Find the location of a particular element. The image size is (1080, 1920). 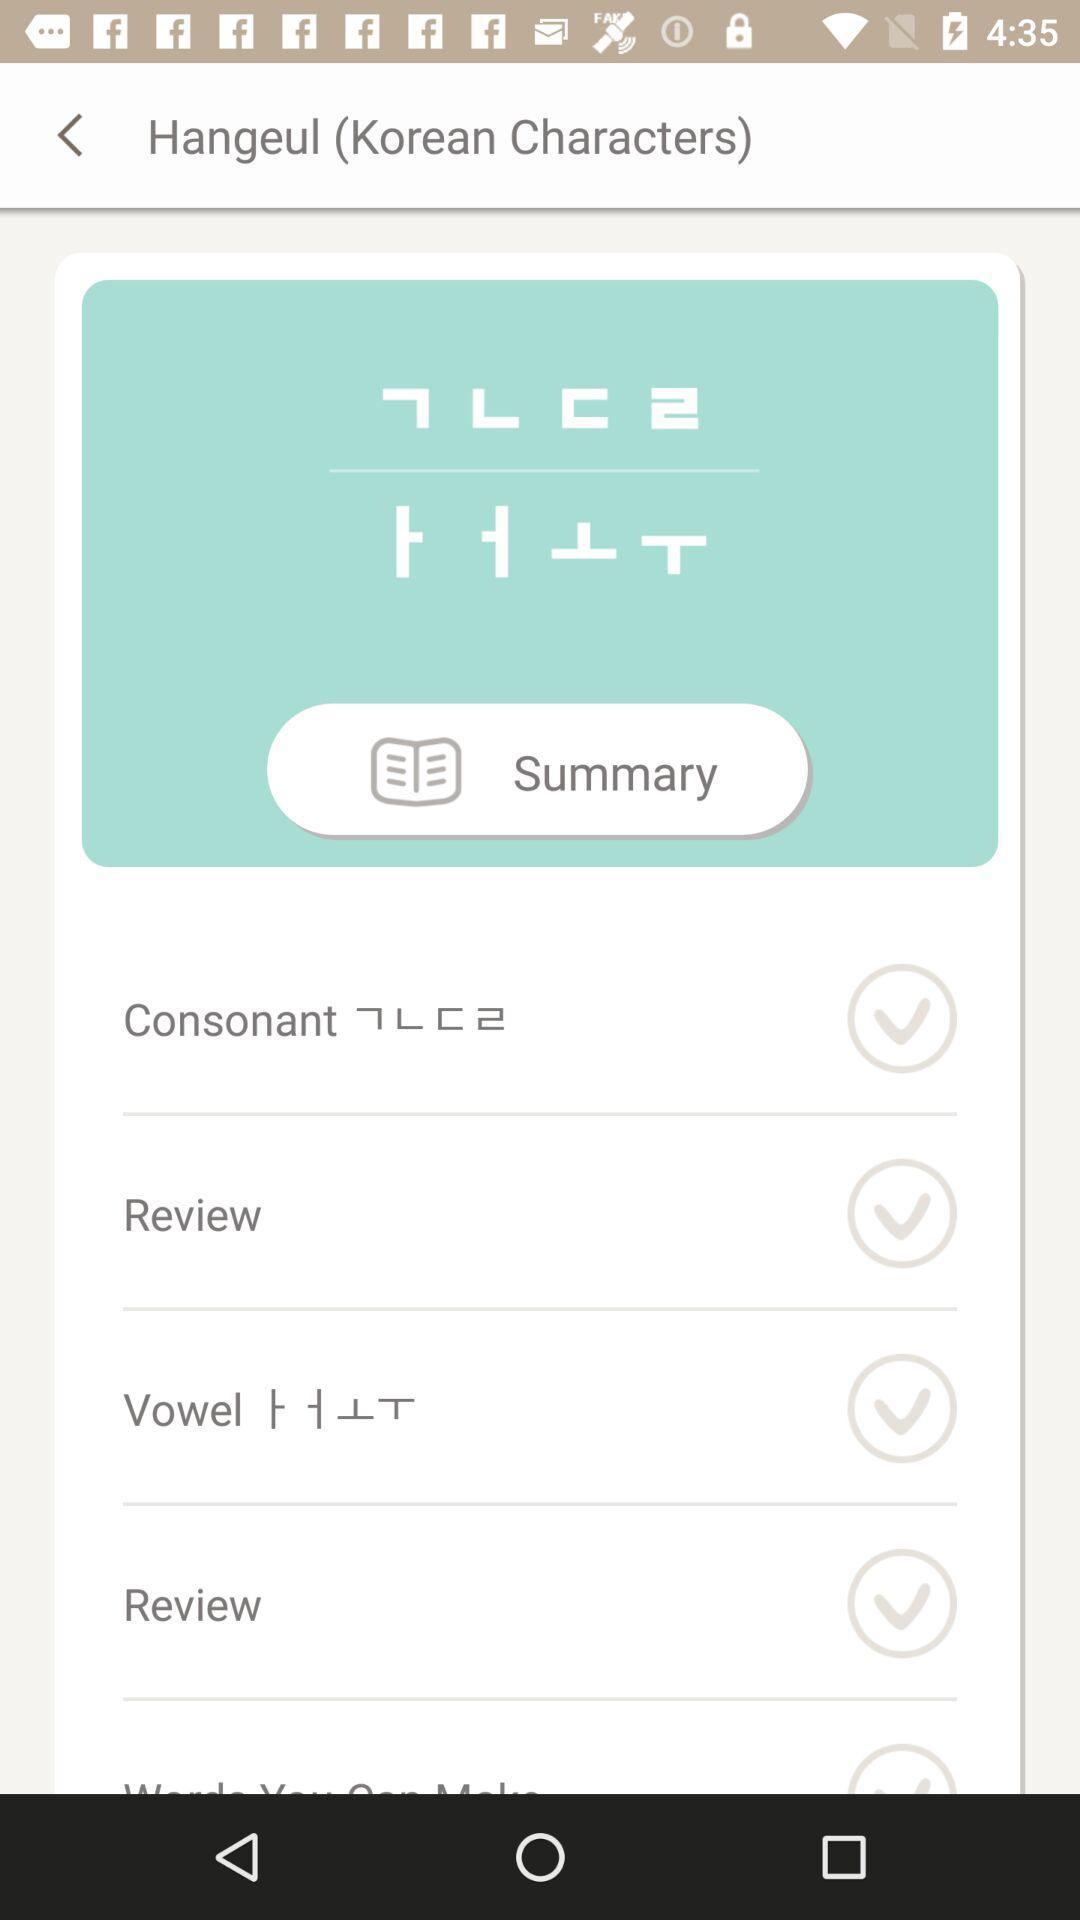

the arrow_backward icon is located at coordinates (72, 133).